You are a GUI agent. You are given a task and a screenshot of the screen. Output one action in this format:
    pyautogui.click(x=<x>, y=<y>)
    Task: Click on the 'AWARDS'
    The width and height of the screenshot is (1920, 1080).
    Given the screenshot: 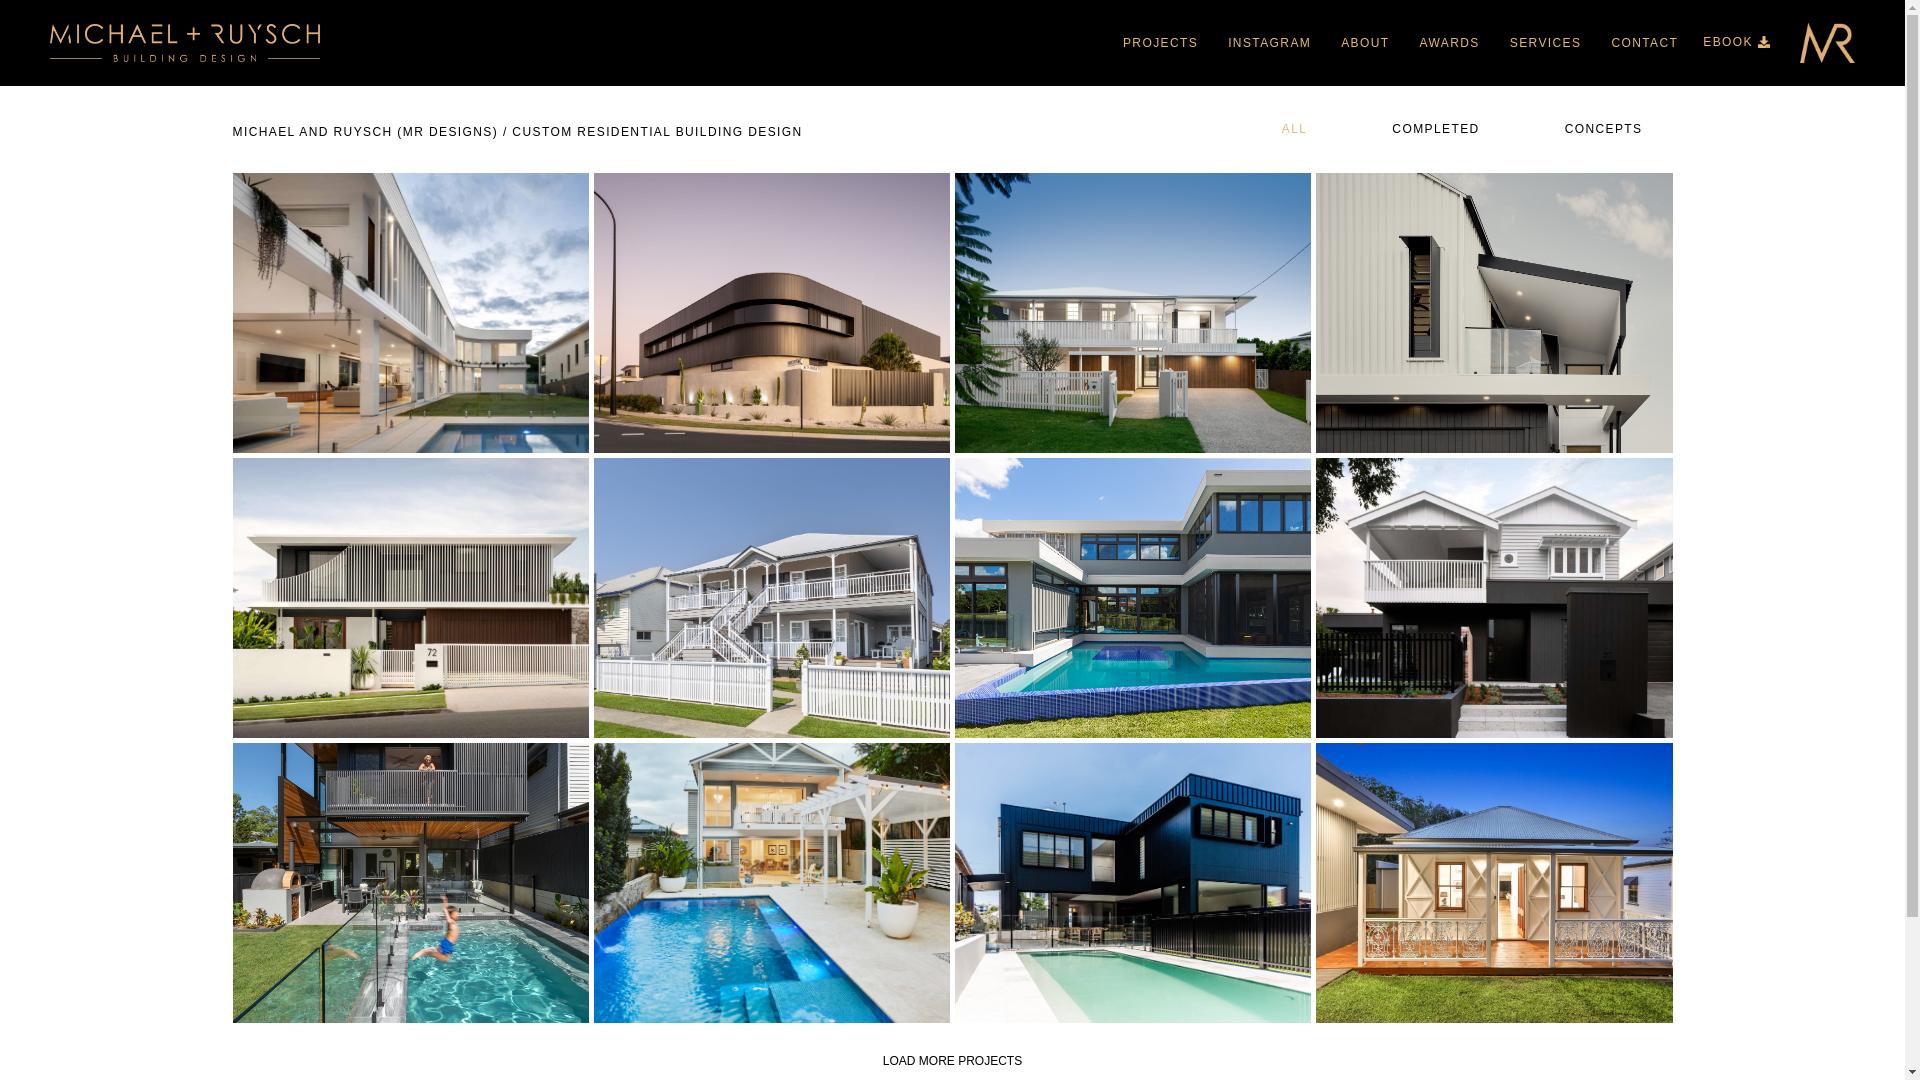 What is the action you would take?
    pyautogui.click(x=1449, y=42)
    